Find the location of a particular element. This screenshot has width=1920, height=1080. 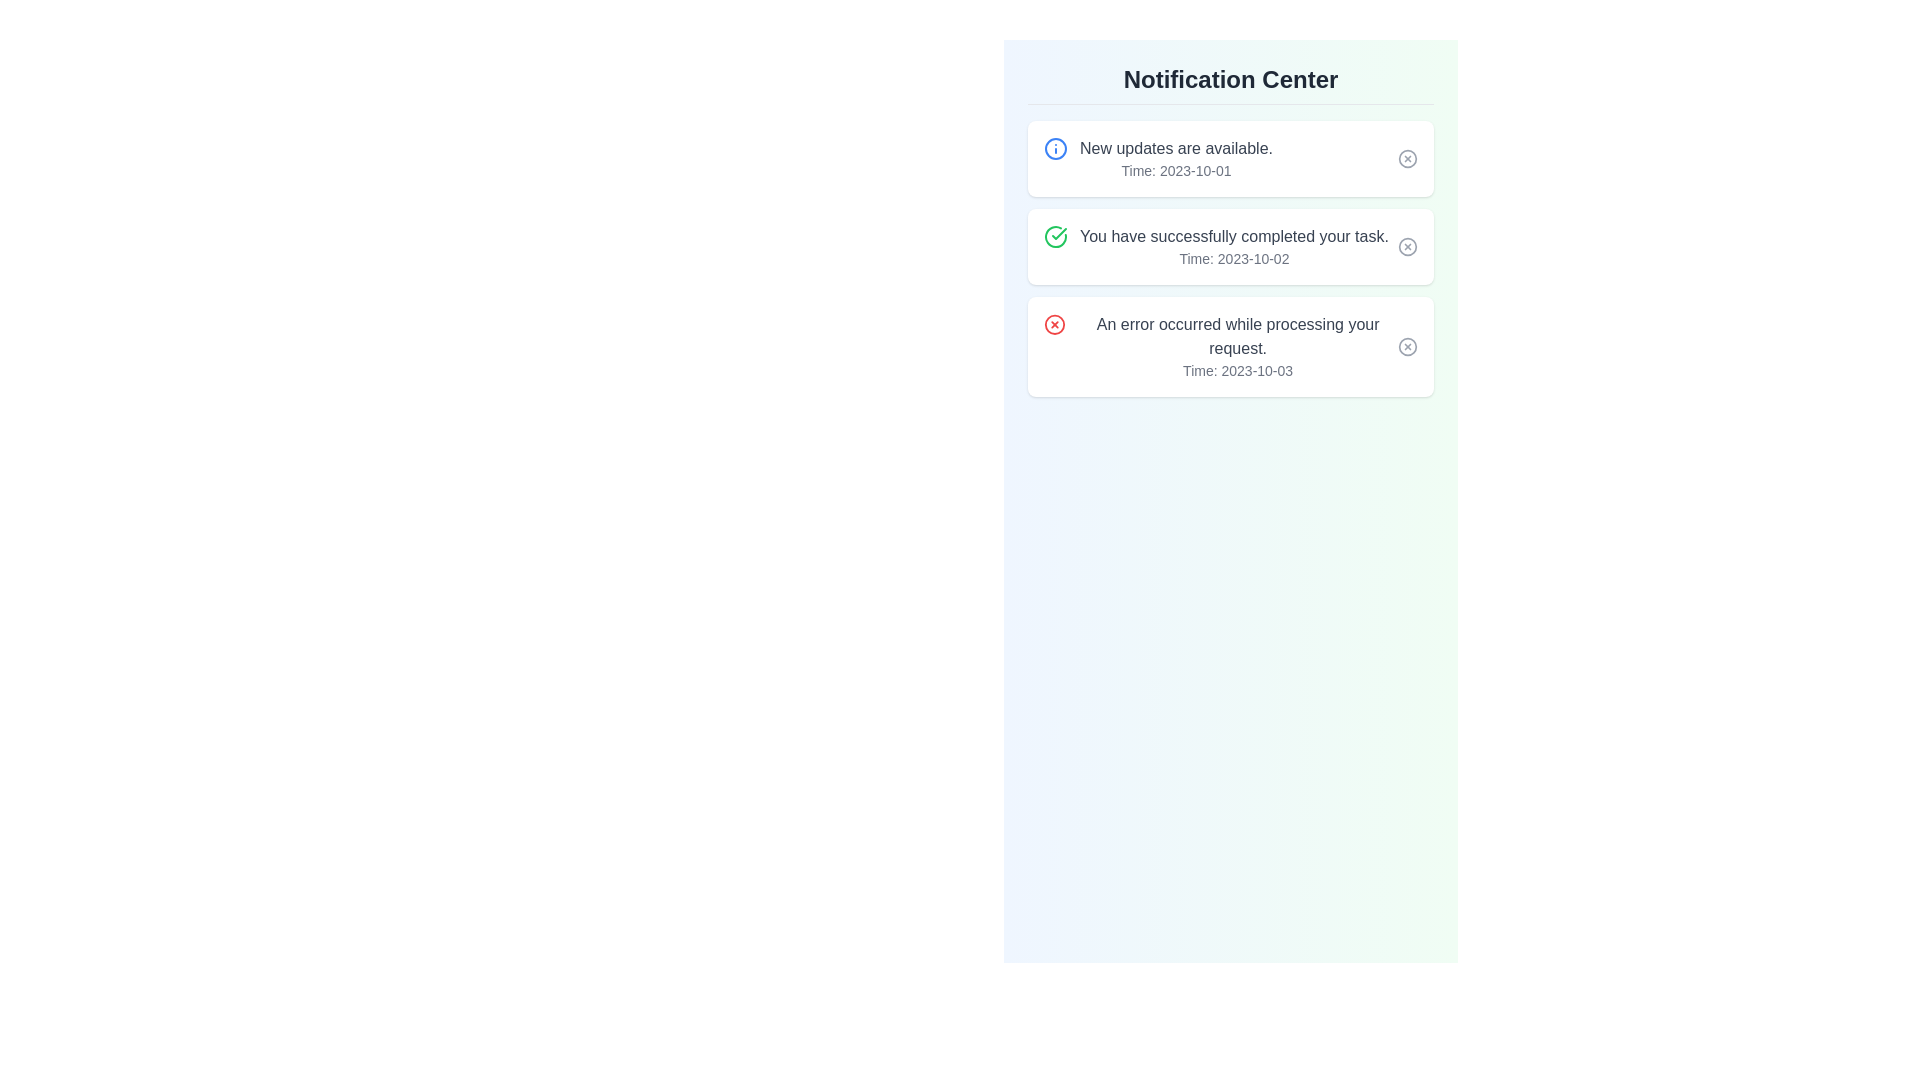

success message from the second notification card in the notification panel, which indicates a successful task completion and includes a timestamp is located at coordinates (1229, 245).